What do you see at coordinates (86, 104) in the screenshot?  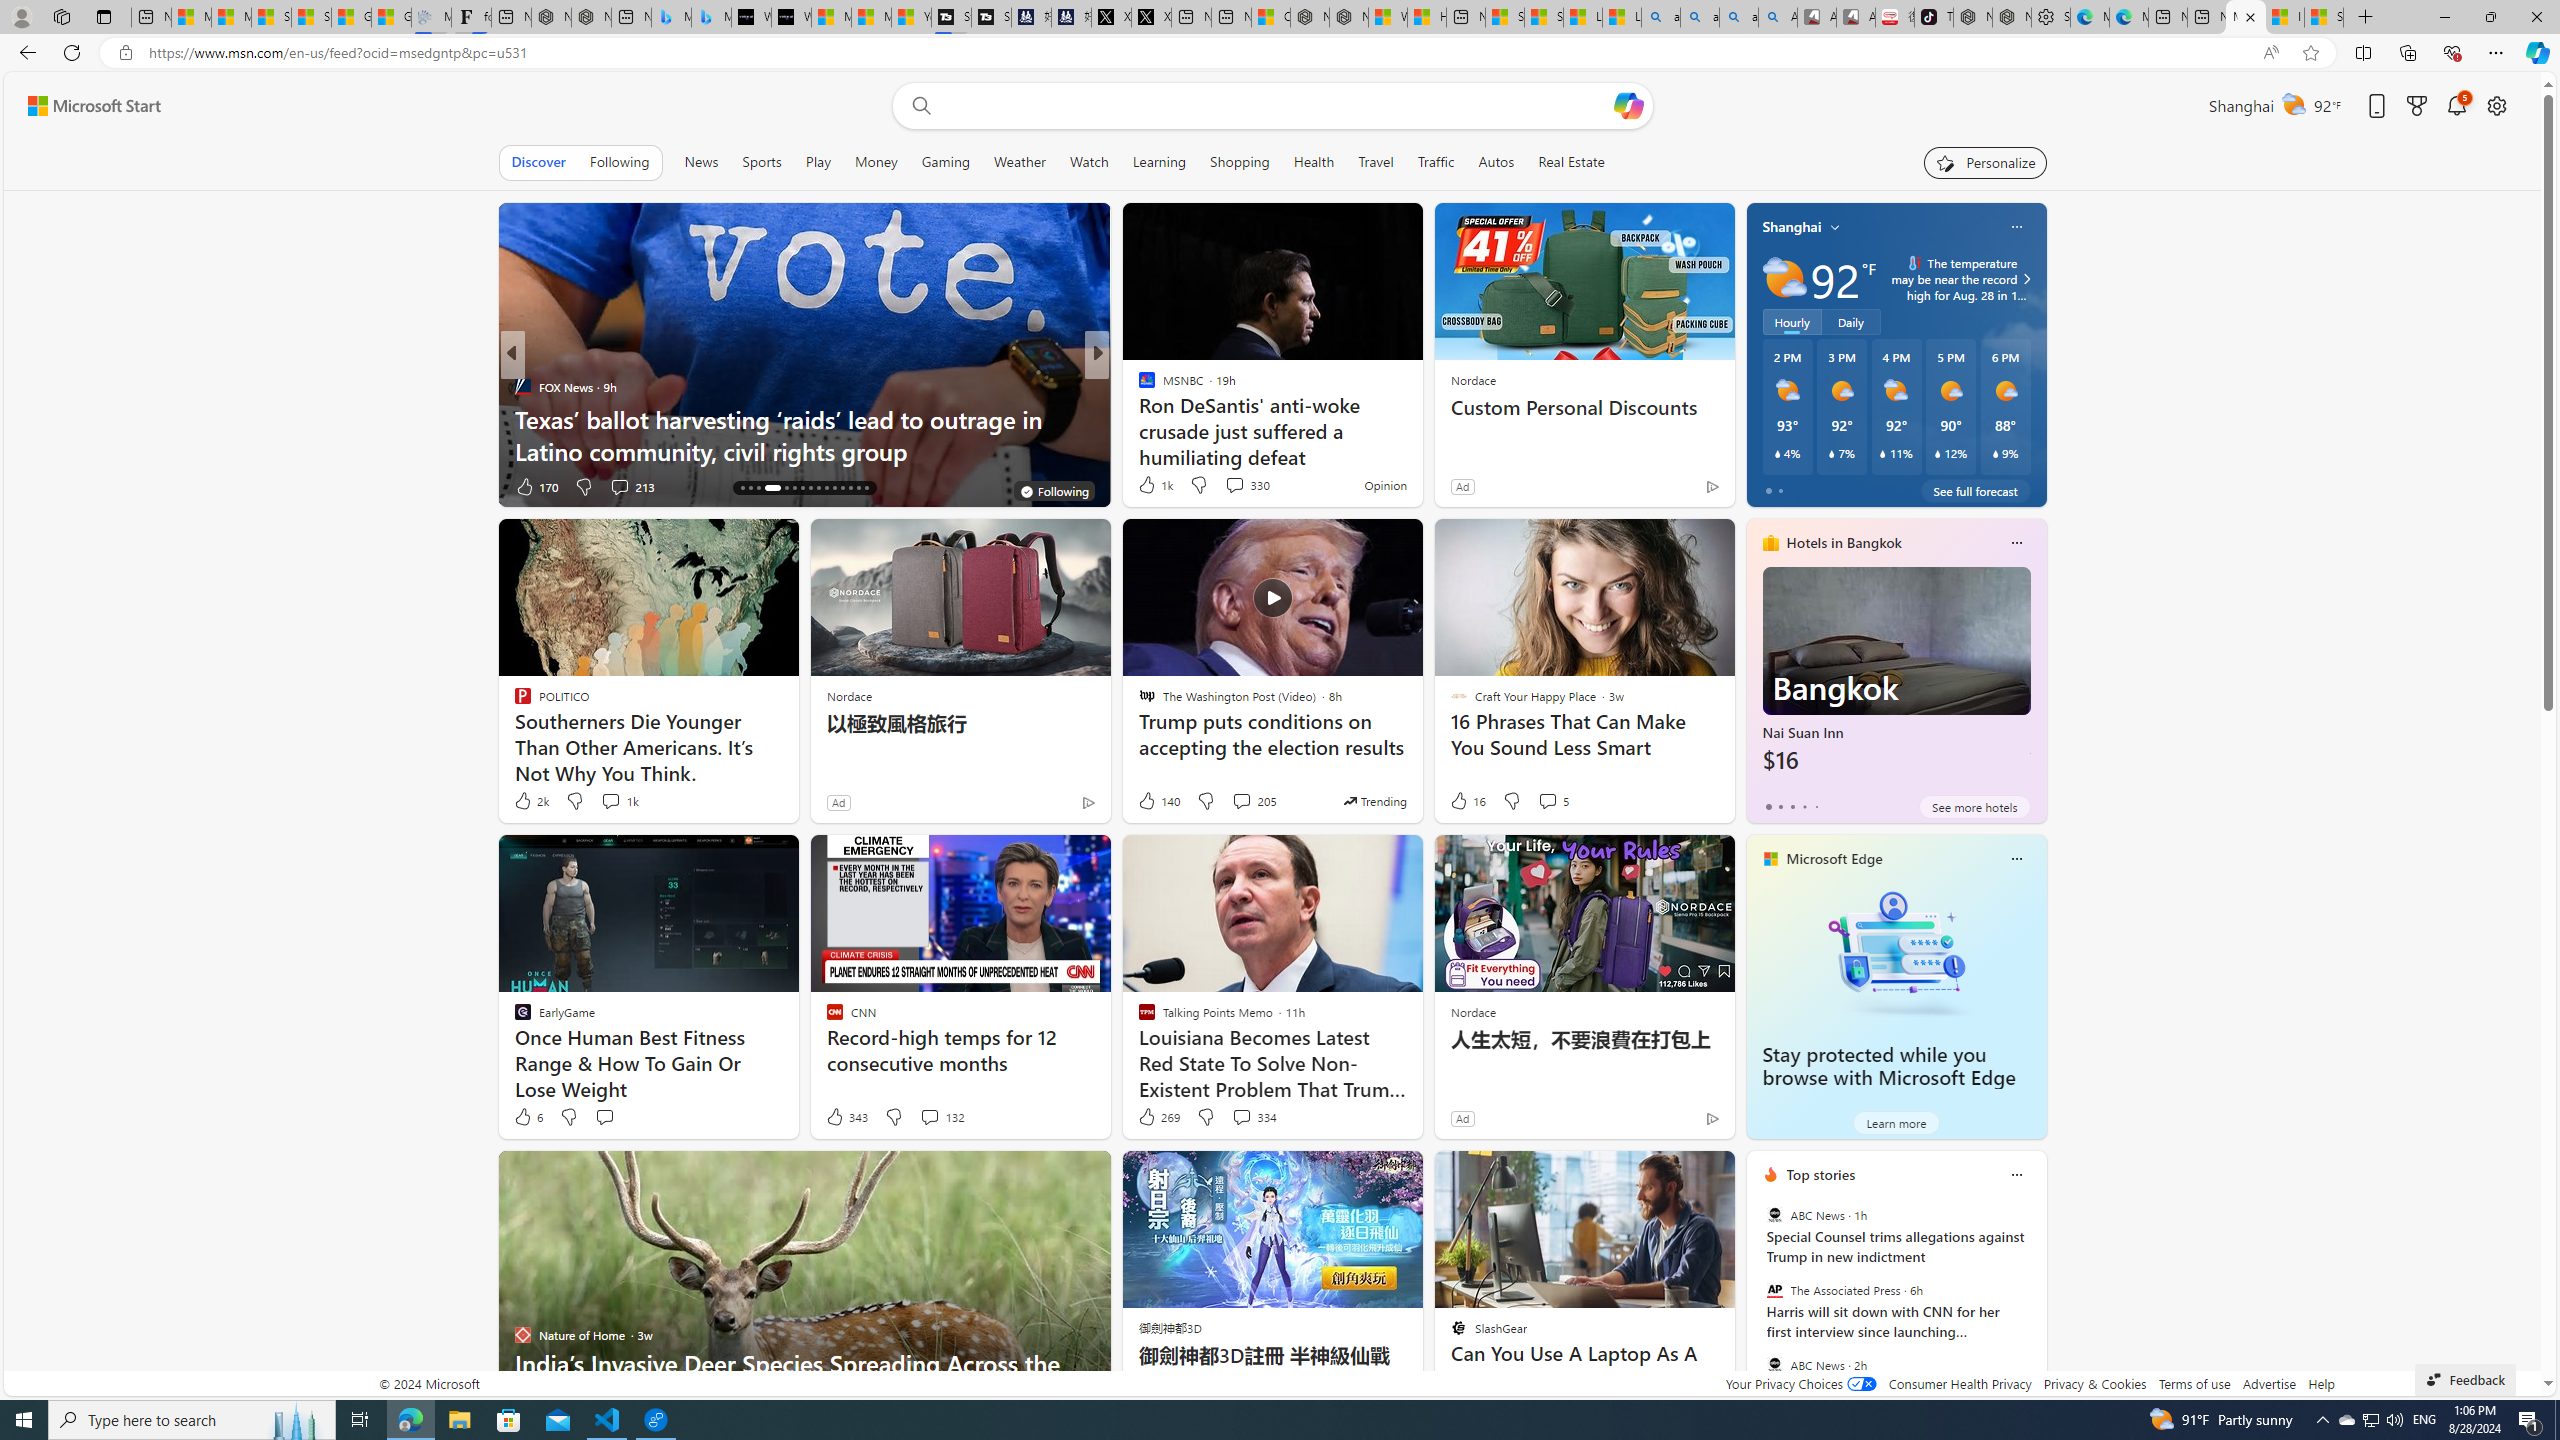 I see `'Skip to content'` at bounding box center [86, 104].